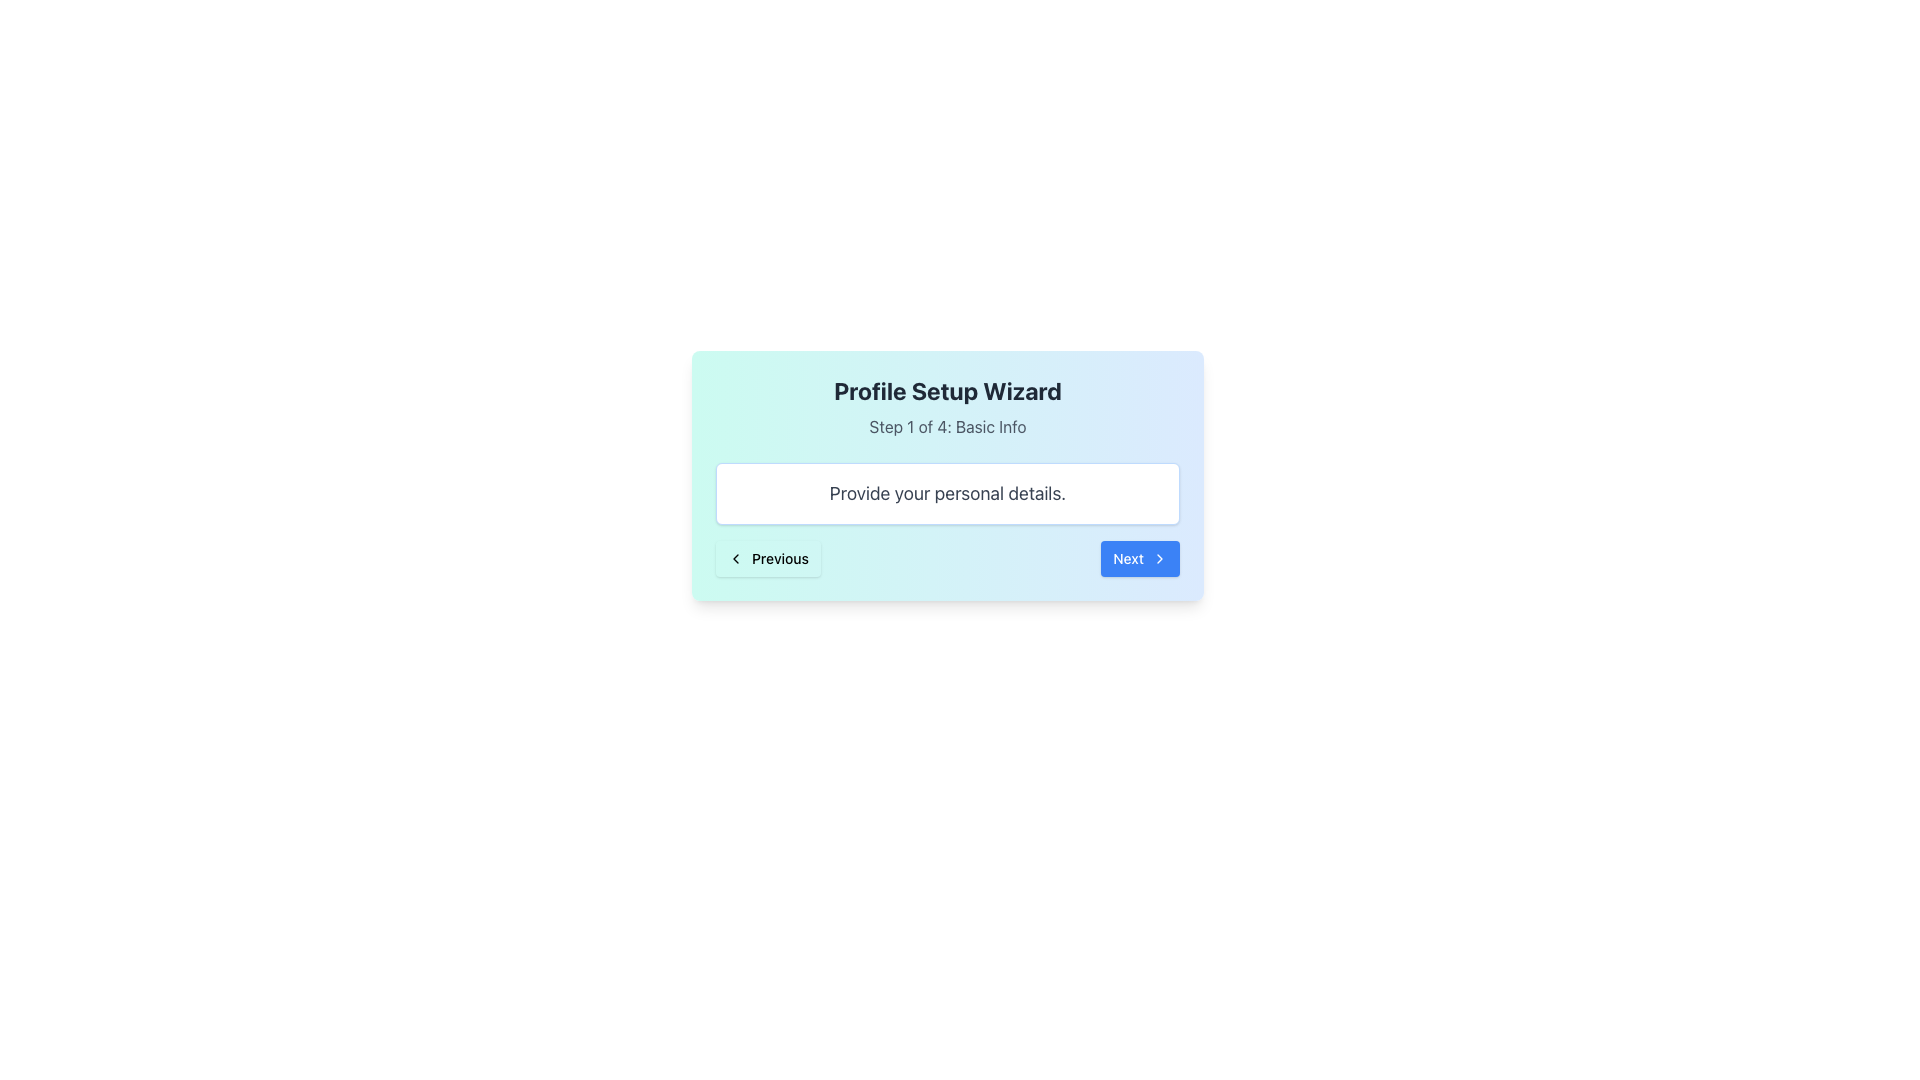 The height and width of the screenshot is (1080, 1920). What do you see at coordinates (1160, 559) in the screenshot?
I see `the Chevron/Arrow icon located at the far right of the 'Next' button in the primary navigation section of the dialog box` at bounding box center [1160, 559].